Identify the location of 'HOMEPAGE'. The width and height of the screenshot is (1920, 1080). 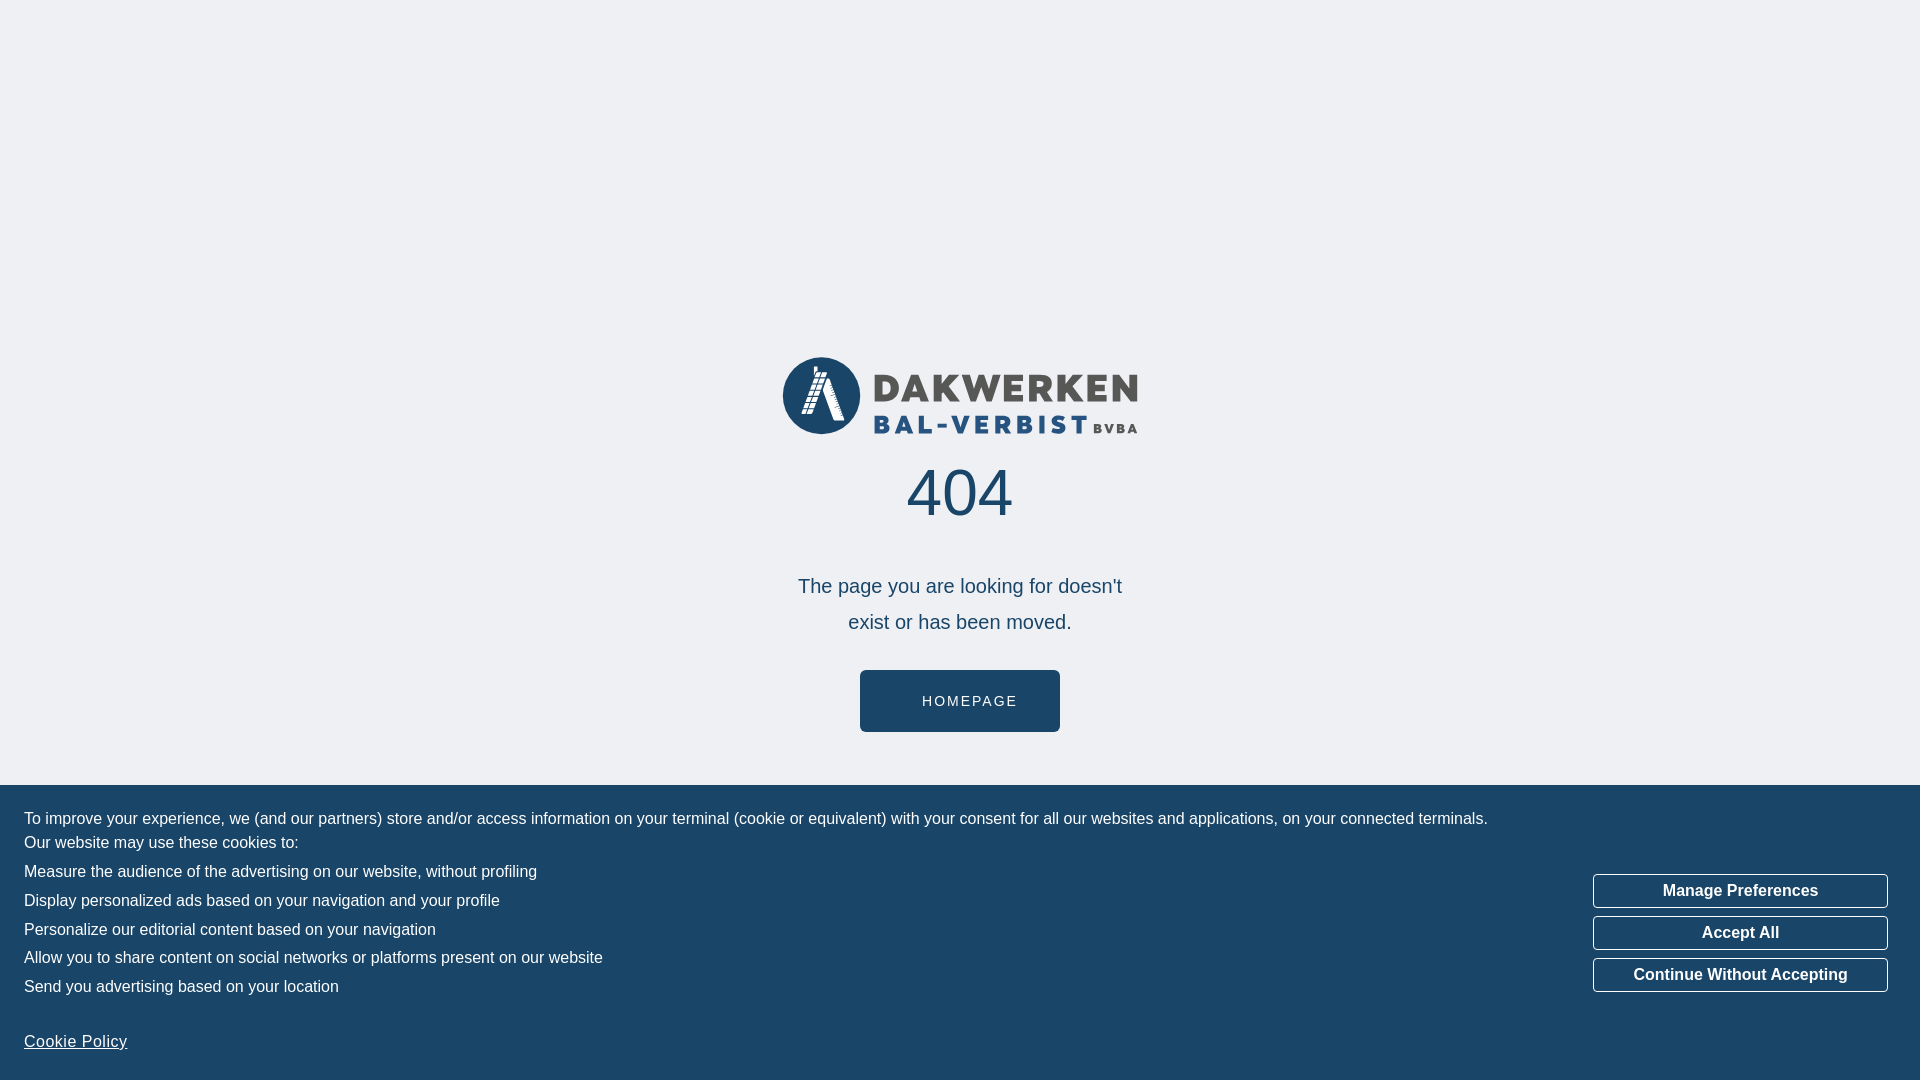
(960, 700).